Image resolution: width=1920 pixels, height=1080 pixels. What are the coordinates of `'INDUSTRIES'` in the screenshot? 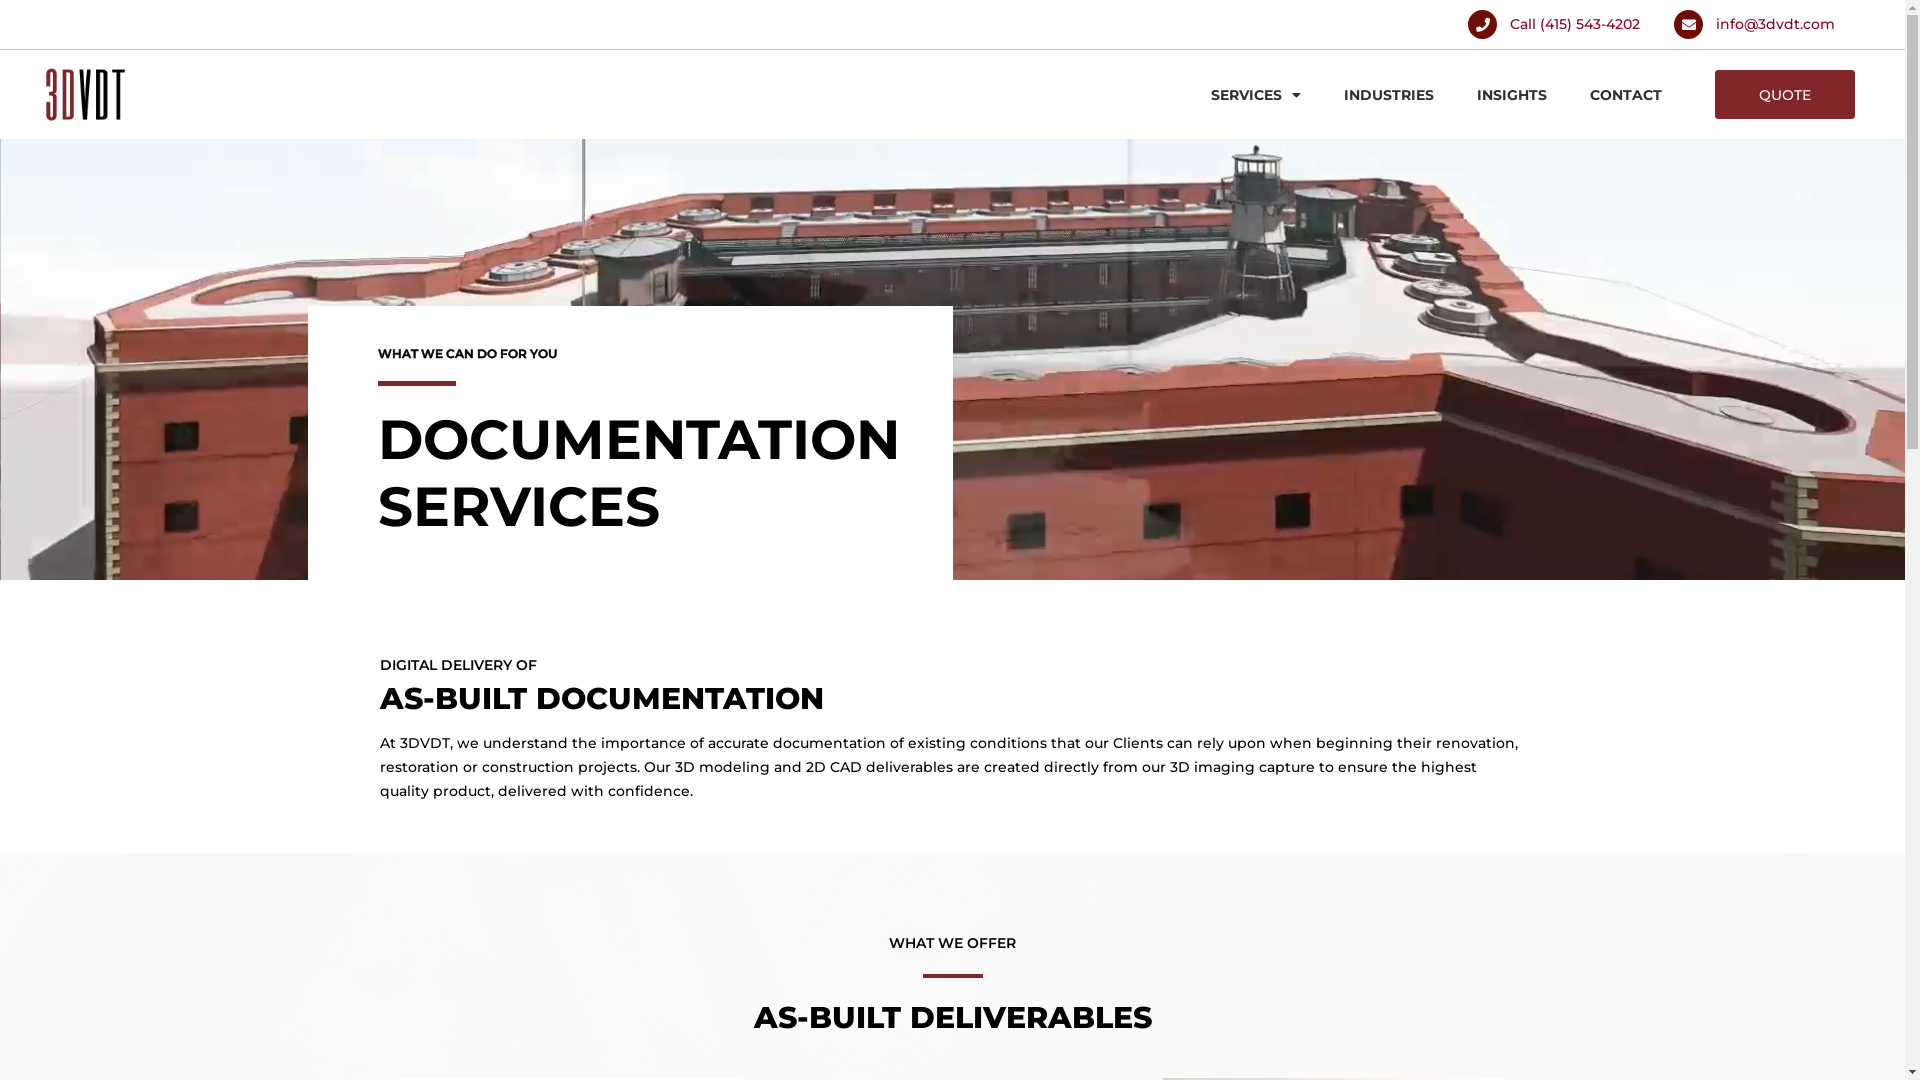 It's located at (1330, 95).